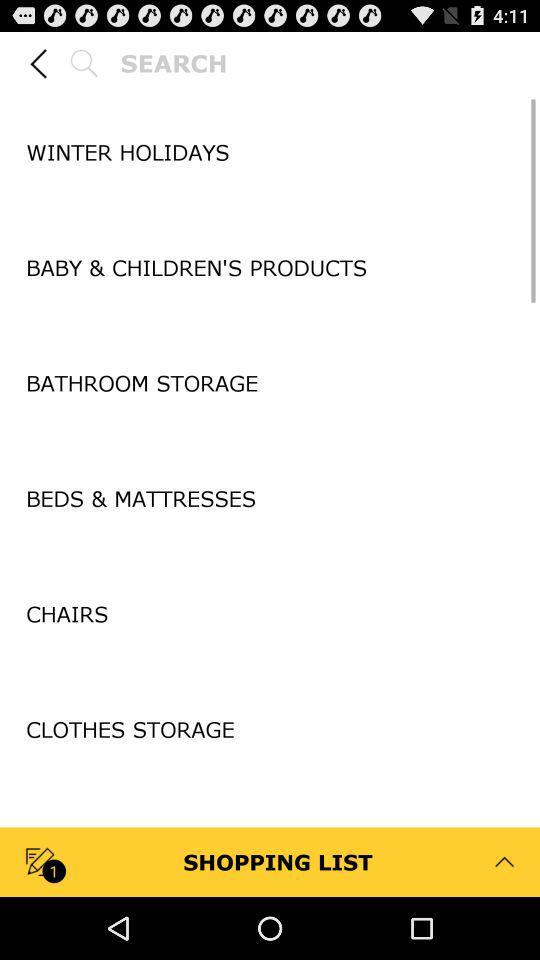 This screenshot has width=540, height=960. Describe the element at coordinates (270, 728) in the screenshot. I see `the clothes storage icon` at that location.